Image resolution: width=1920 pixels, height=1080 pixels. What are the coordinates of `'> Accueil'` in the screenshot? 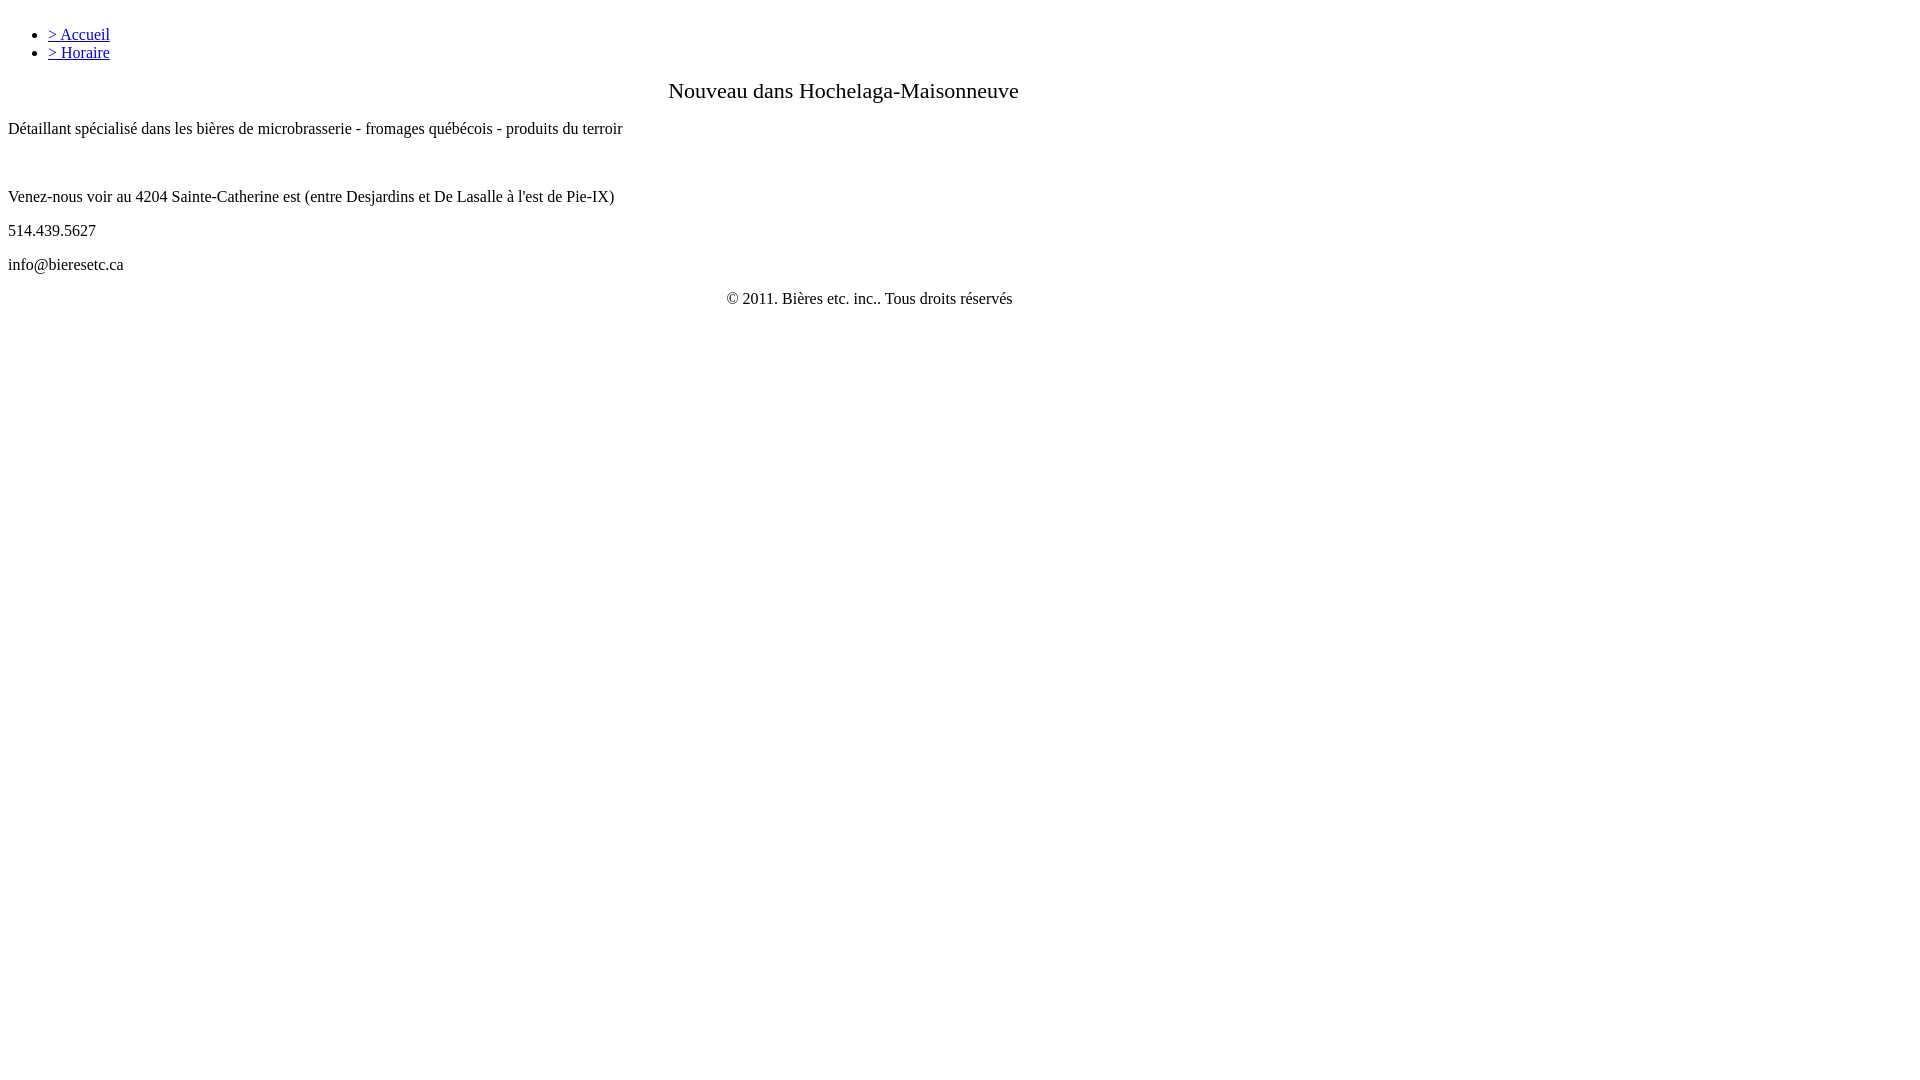 It's located at (78, 34).